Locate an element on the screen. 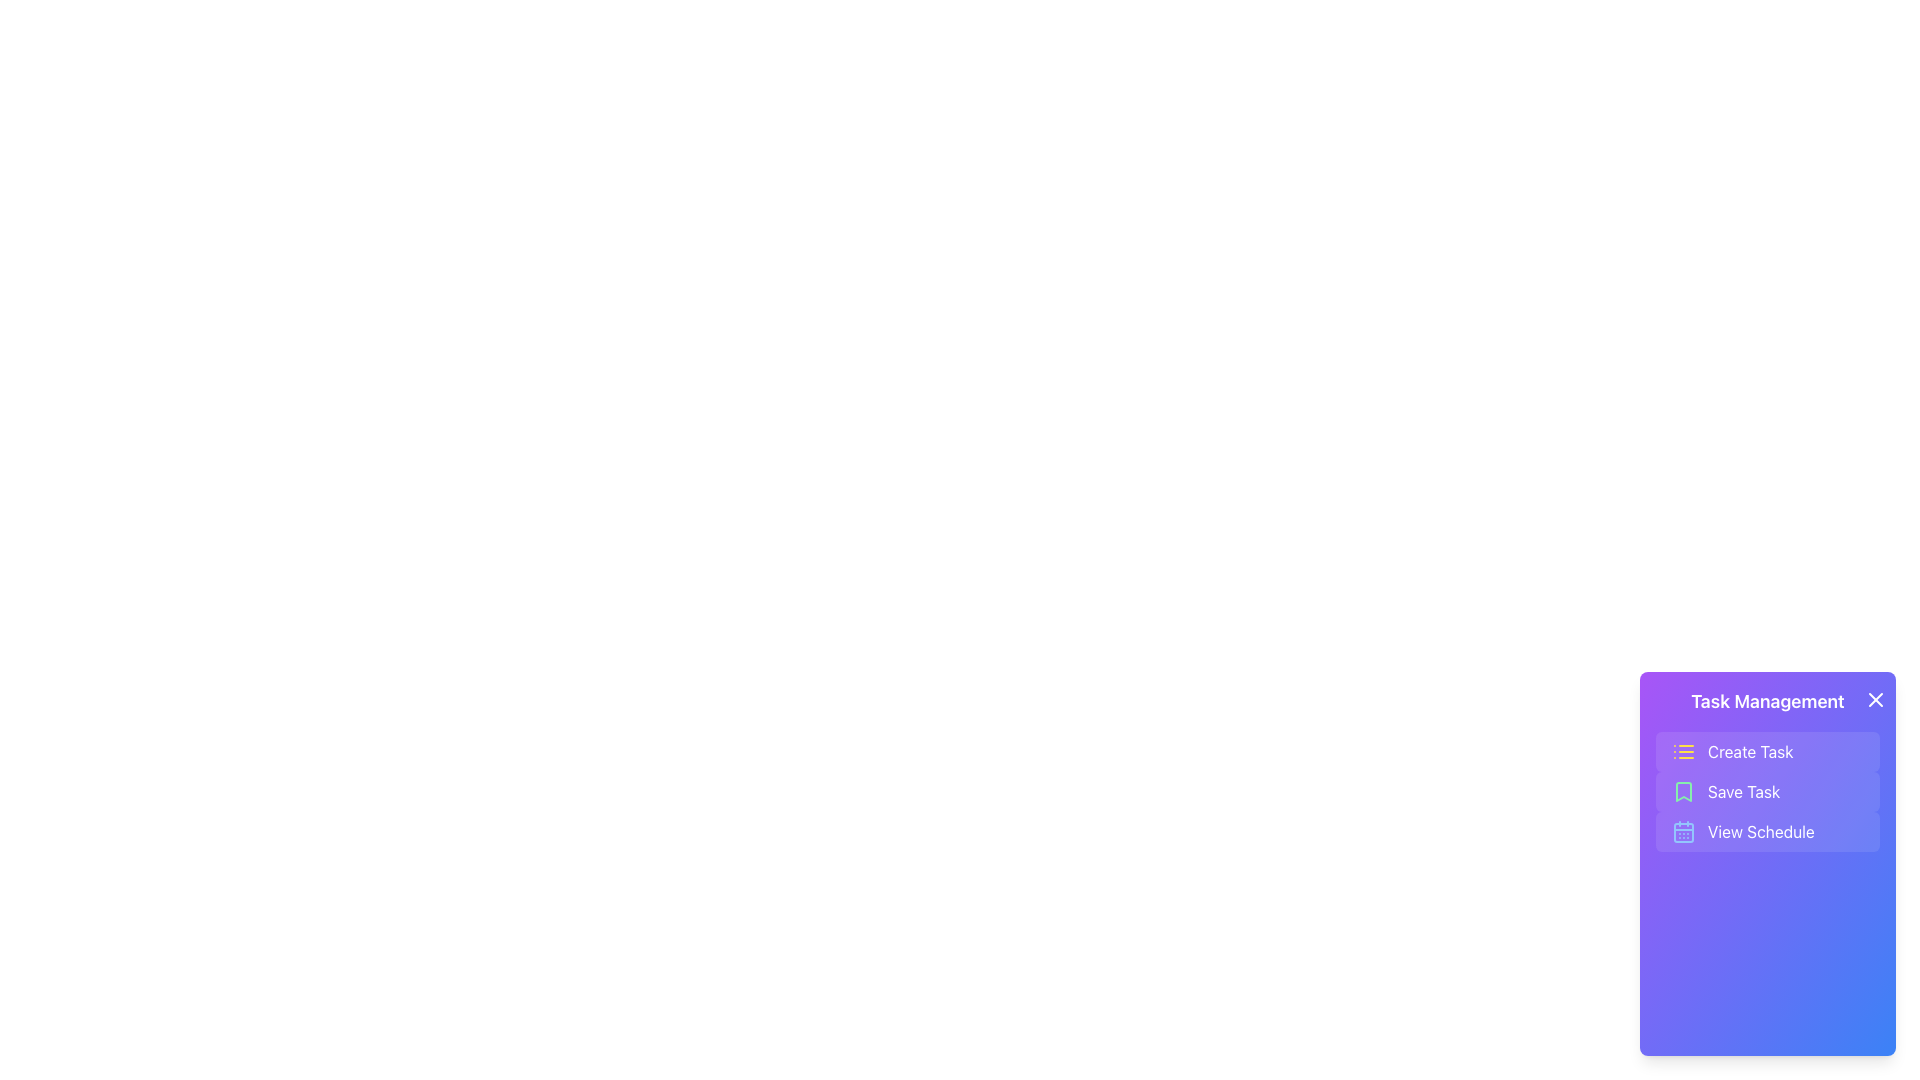 This screenshot has width=1920, height=1080. the green outlined bookmark icon located to the left of the 'Save Task' text is located at coordinates (1683, 790).